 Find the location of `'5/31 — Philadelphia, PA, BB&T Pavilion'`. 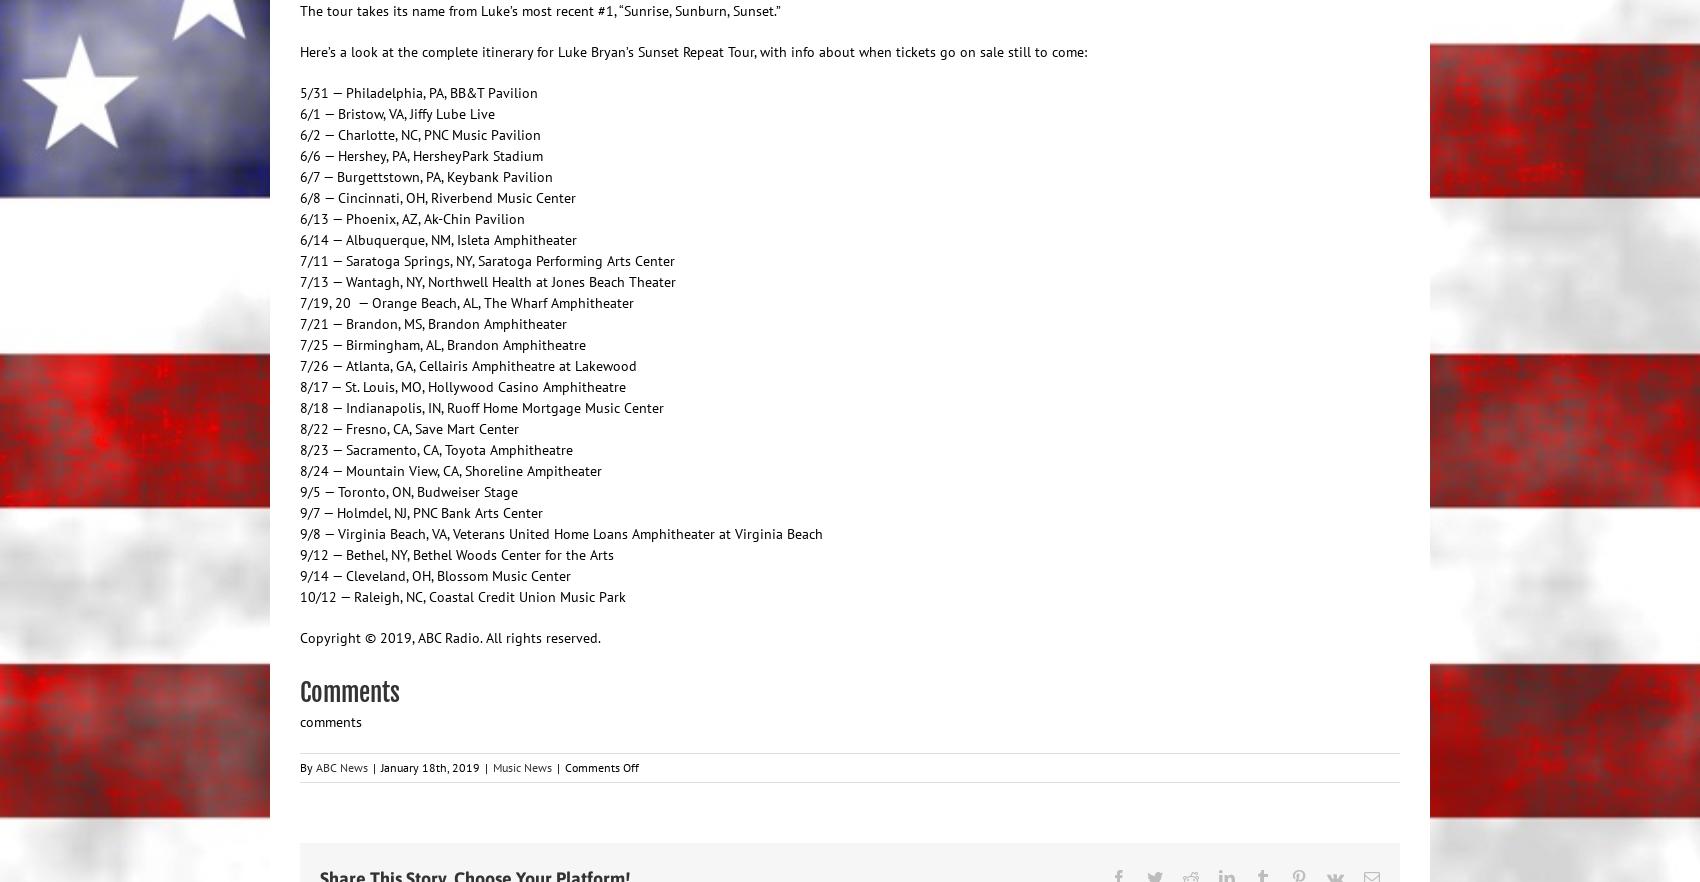

'5/31 — Philadelphia, PA, BB&T Pavilion' is located at coordinates (418, 92).